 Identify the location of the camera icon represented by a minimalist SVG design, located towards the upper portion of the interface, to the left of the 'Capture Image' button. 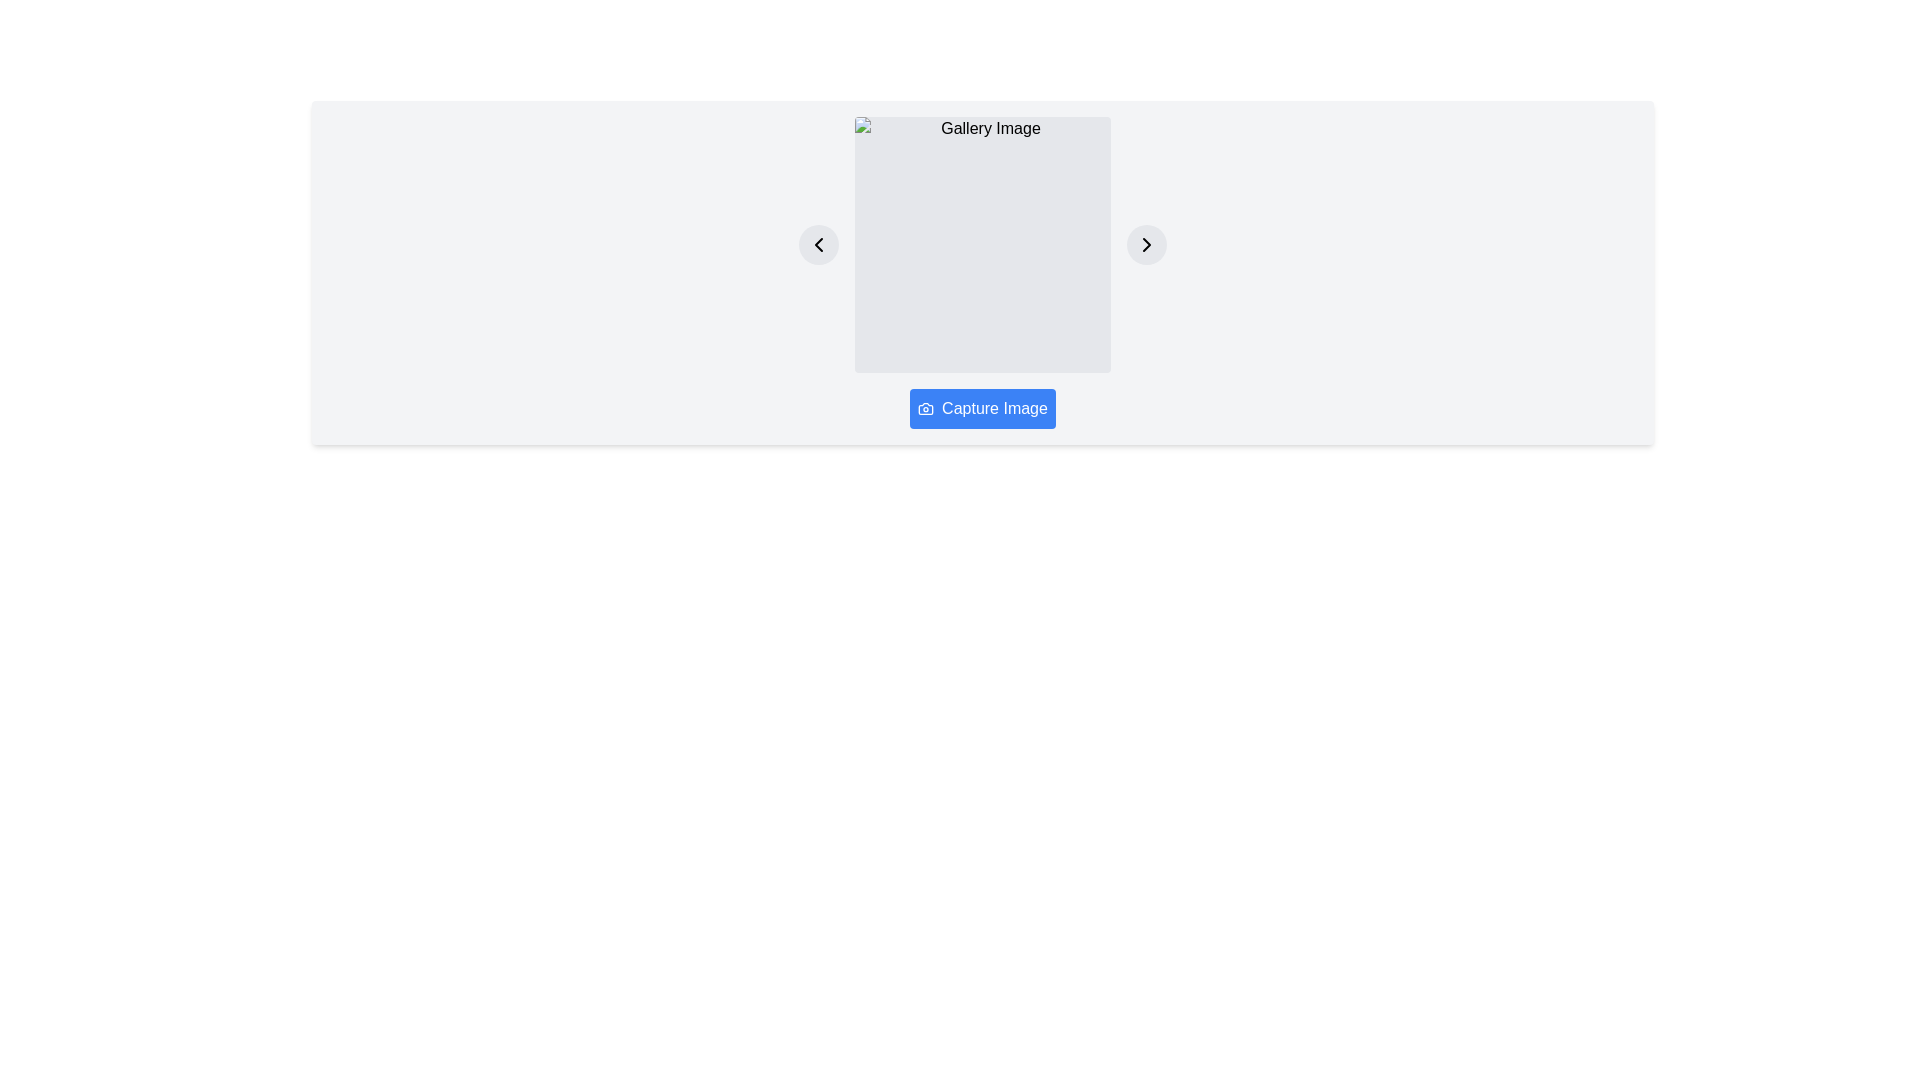
(925, 407).